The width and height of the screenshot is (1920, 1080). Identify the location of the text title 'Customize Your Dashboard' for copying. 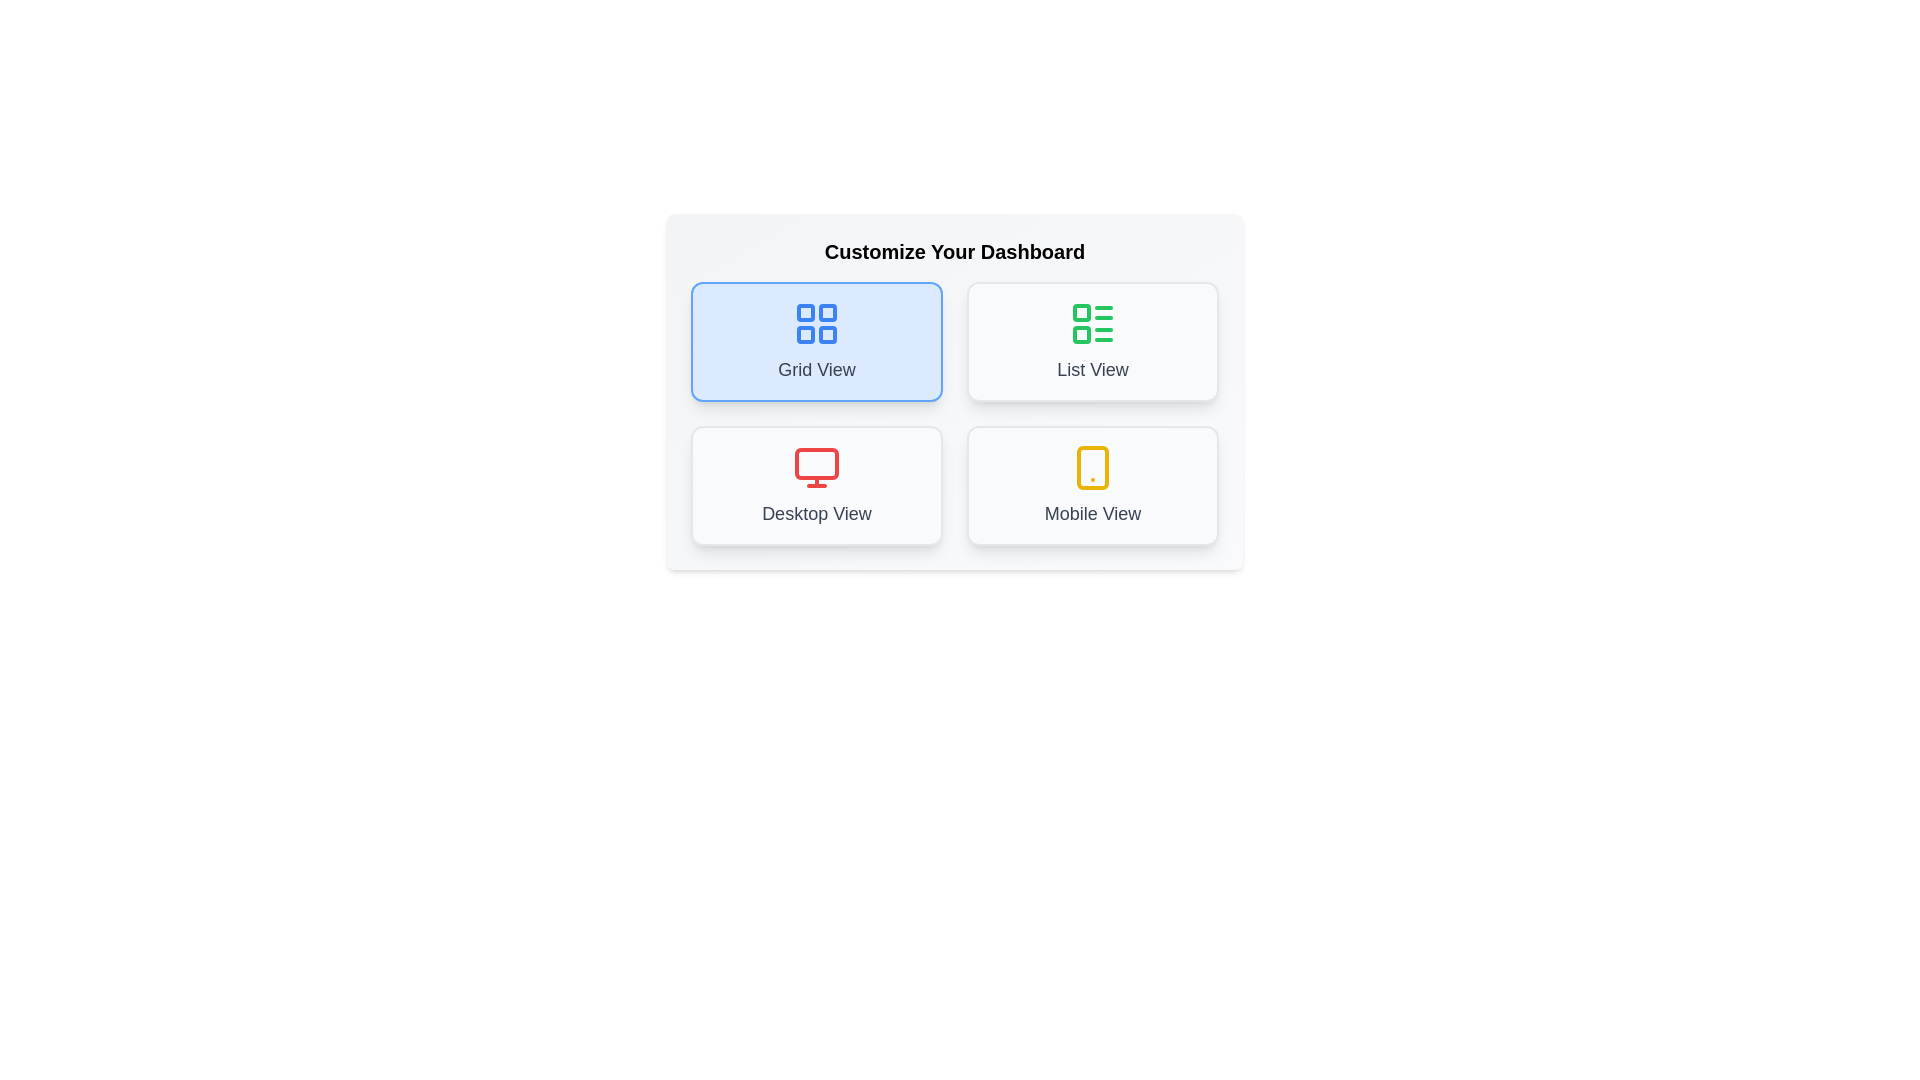
(954, 250).